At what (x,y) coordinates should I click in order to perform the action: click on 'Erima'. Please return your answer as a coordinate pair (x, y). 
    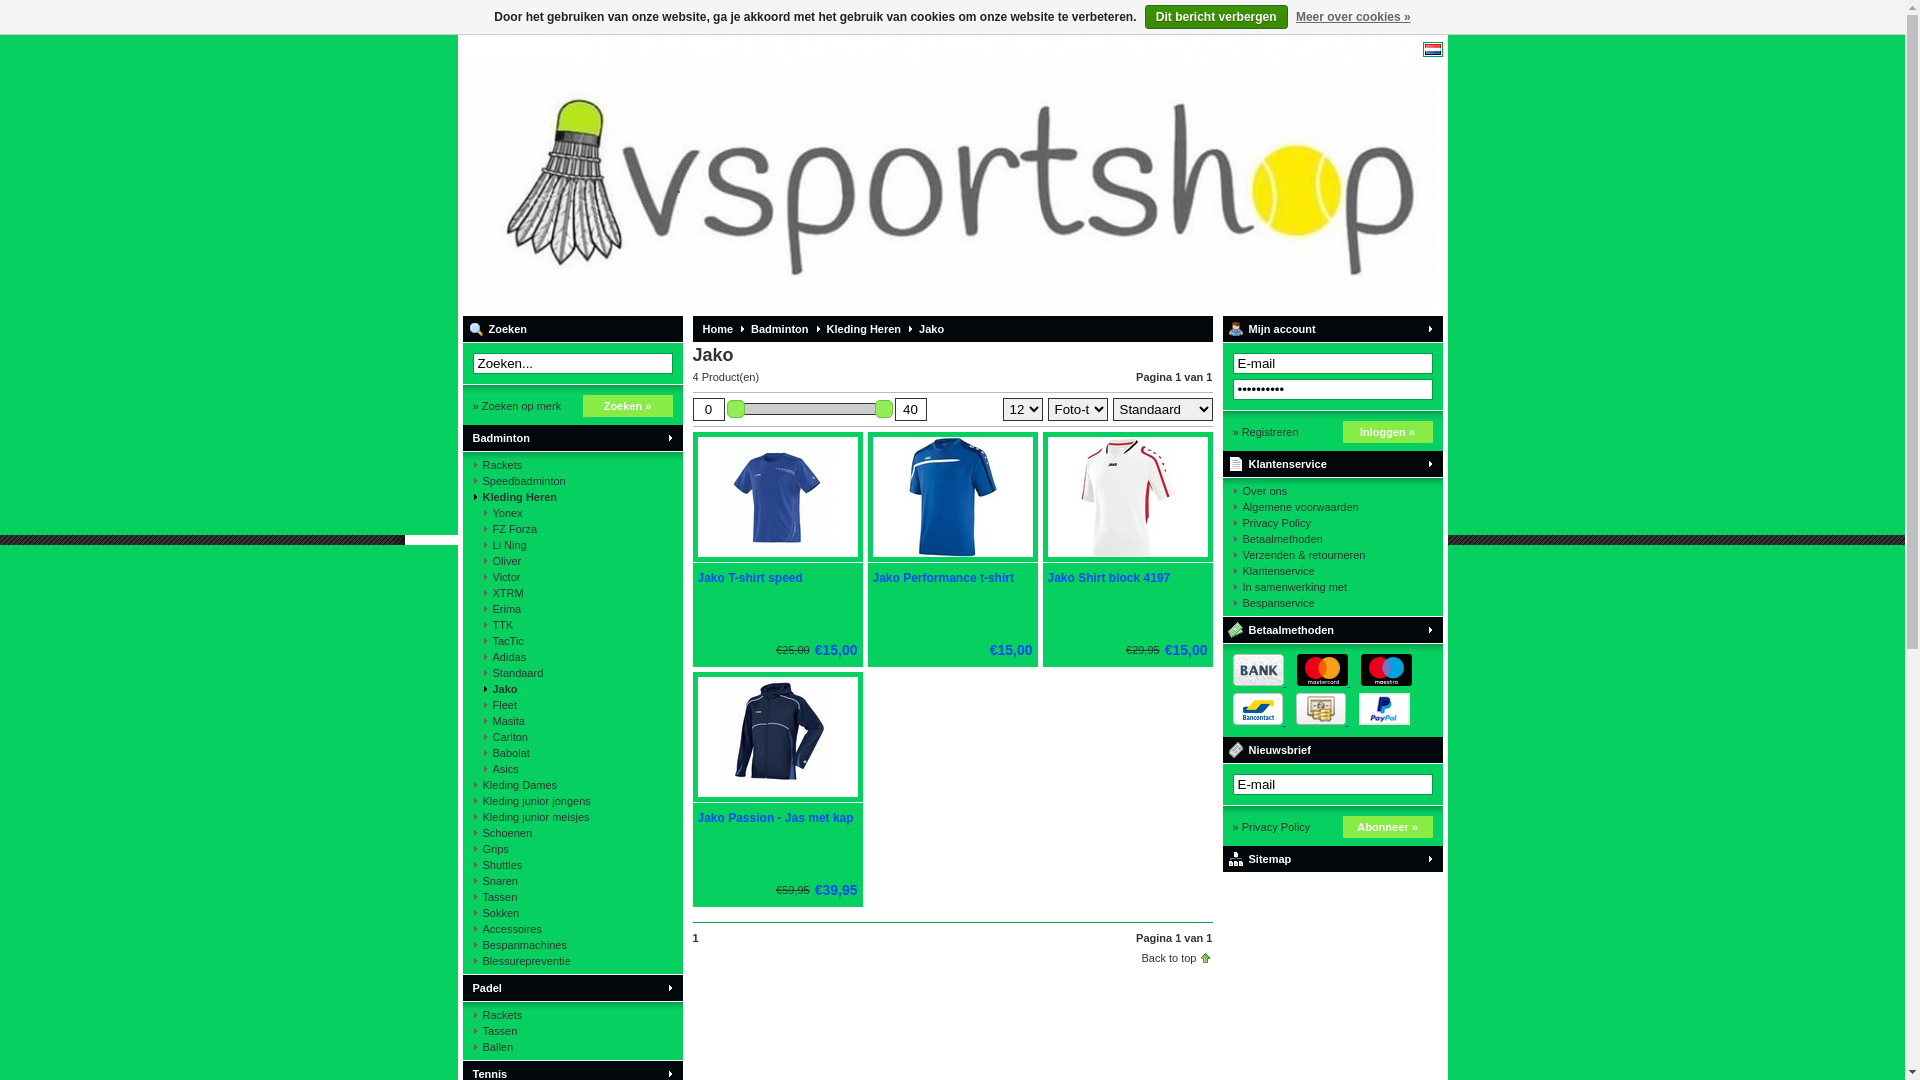
    Looking at the image, I should click on (570, 608).